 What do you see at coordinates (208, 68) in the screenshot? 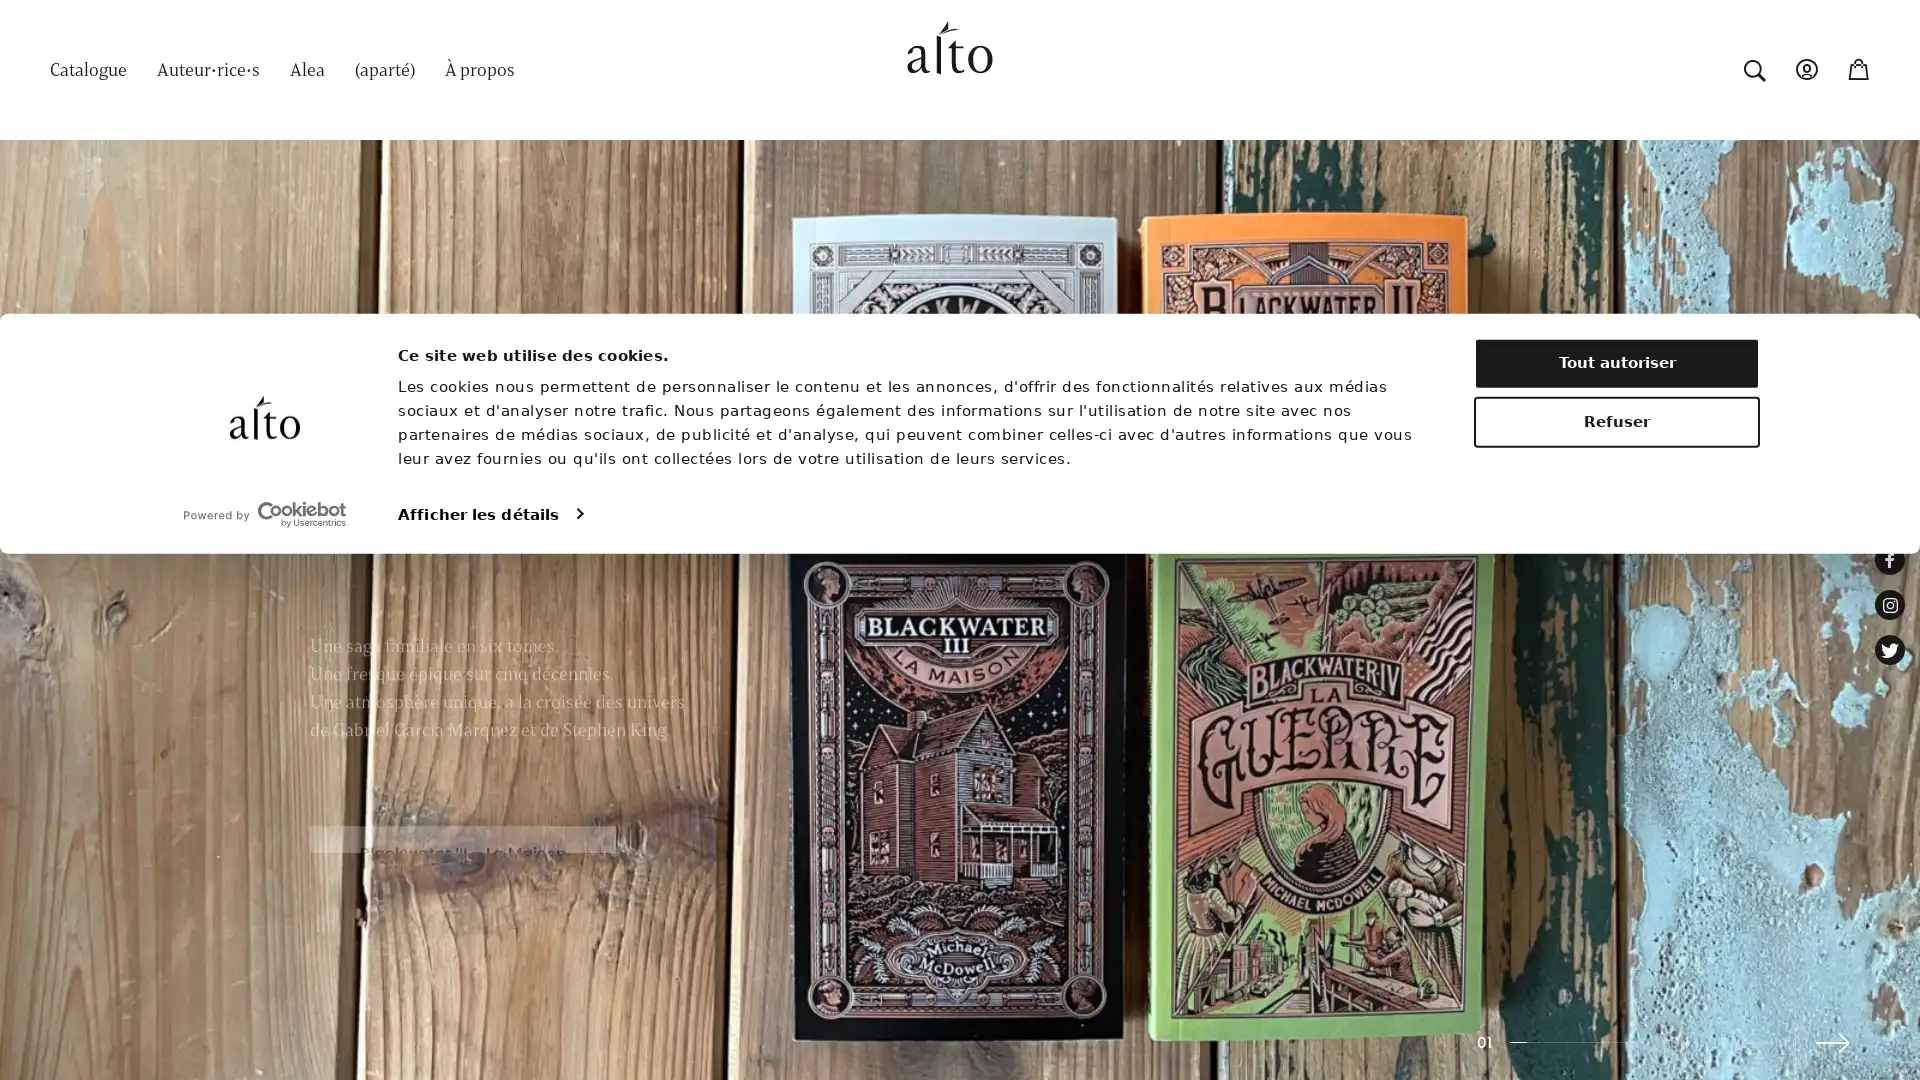
I see `Auteurrices` at bounding box center [208, 68].